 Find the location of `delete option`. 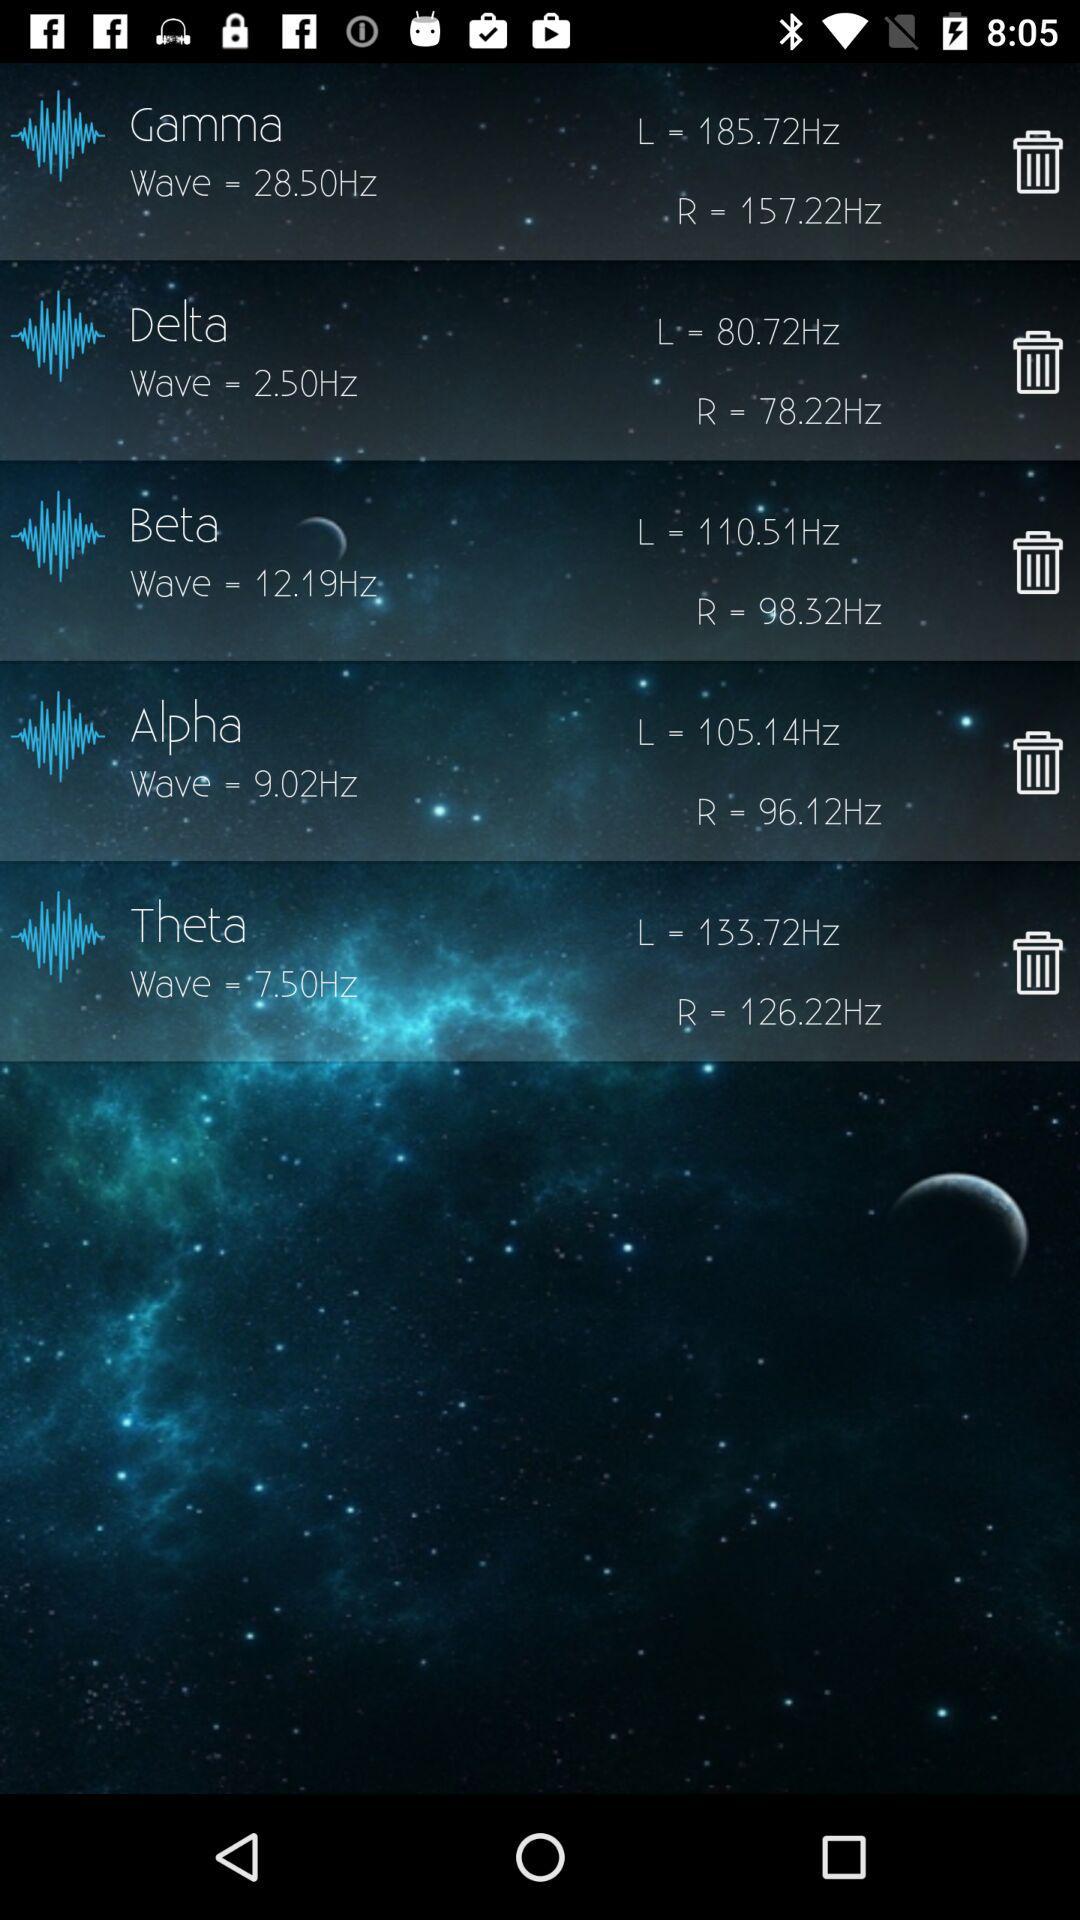

delete option is located at coordinates (1036, 361).